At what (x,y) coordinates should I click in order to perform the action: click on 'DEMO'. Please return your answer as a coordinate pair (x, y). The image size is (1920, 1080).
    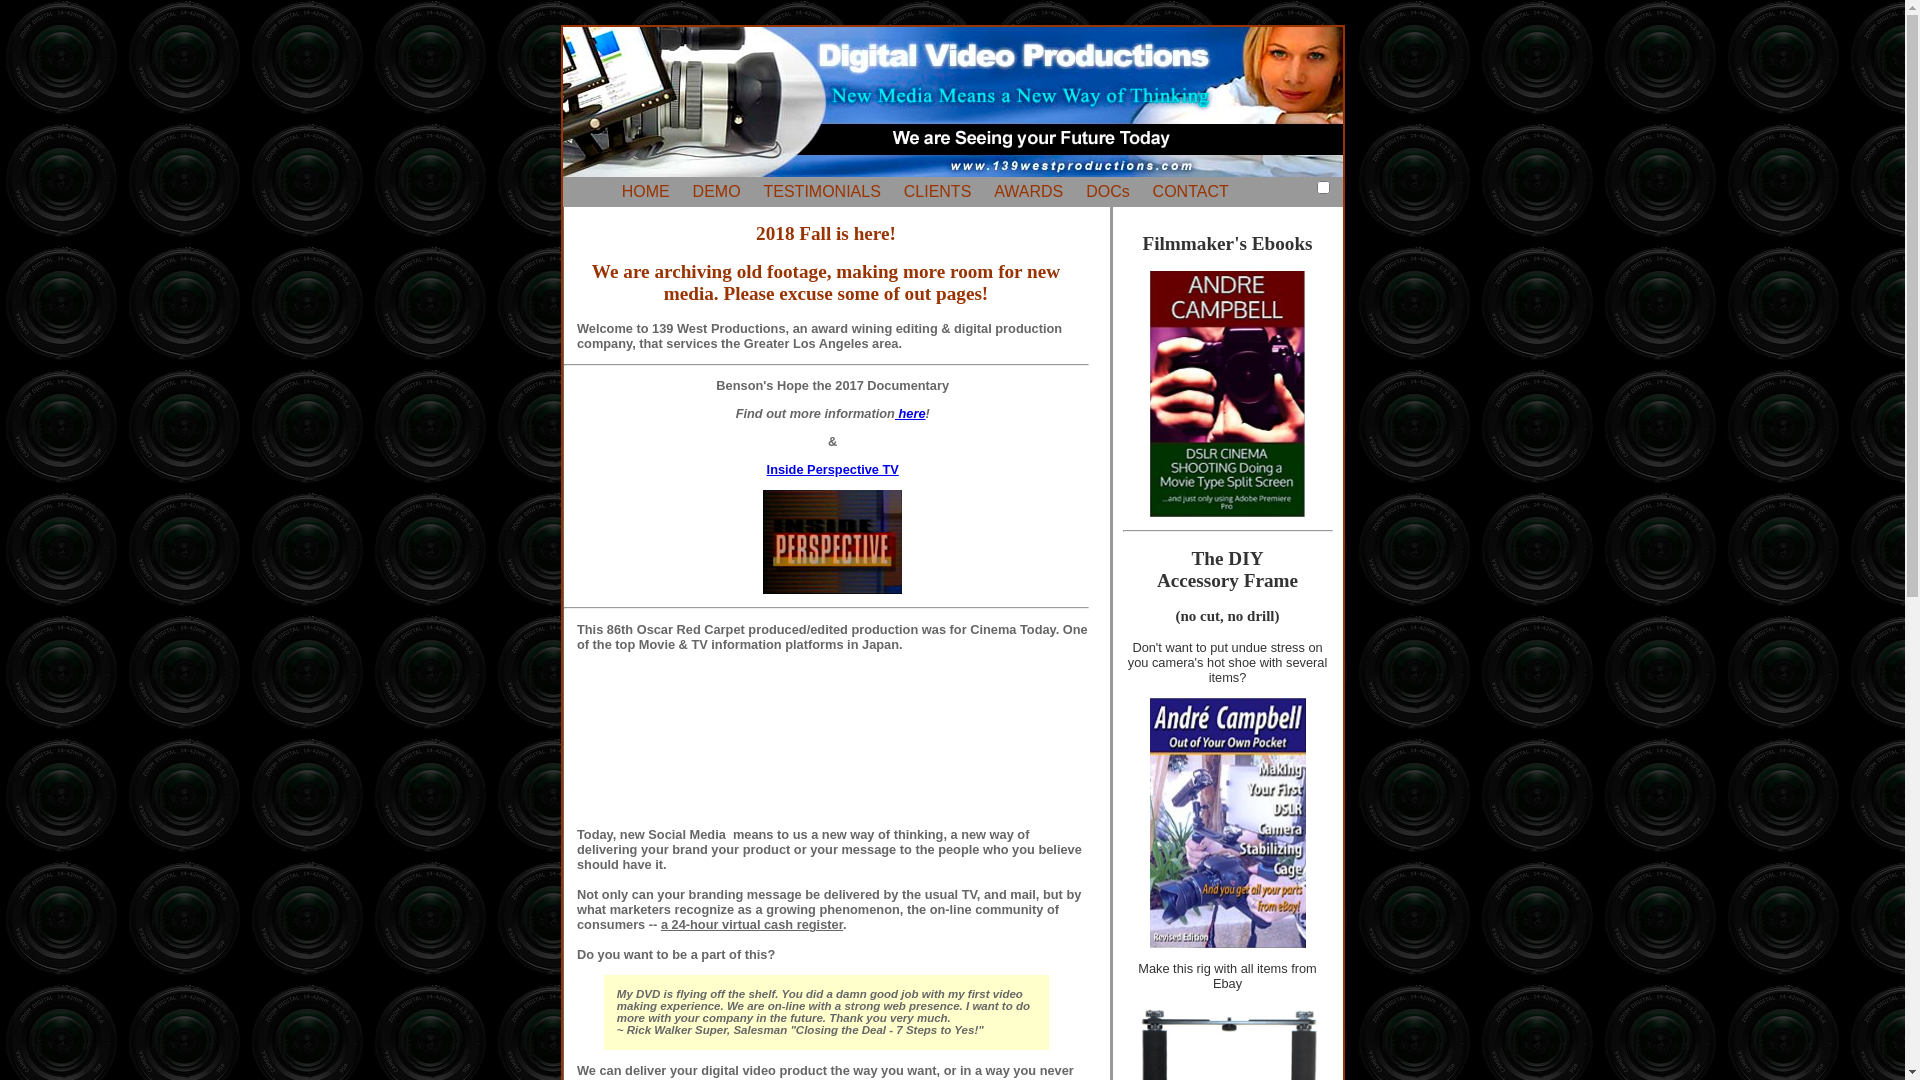
    Looking at the image, I should click on (716, 191).